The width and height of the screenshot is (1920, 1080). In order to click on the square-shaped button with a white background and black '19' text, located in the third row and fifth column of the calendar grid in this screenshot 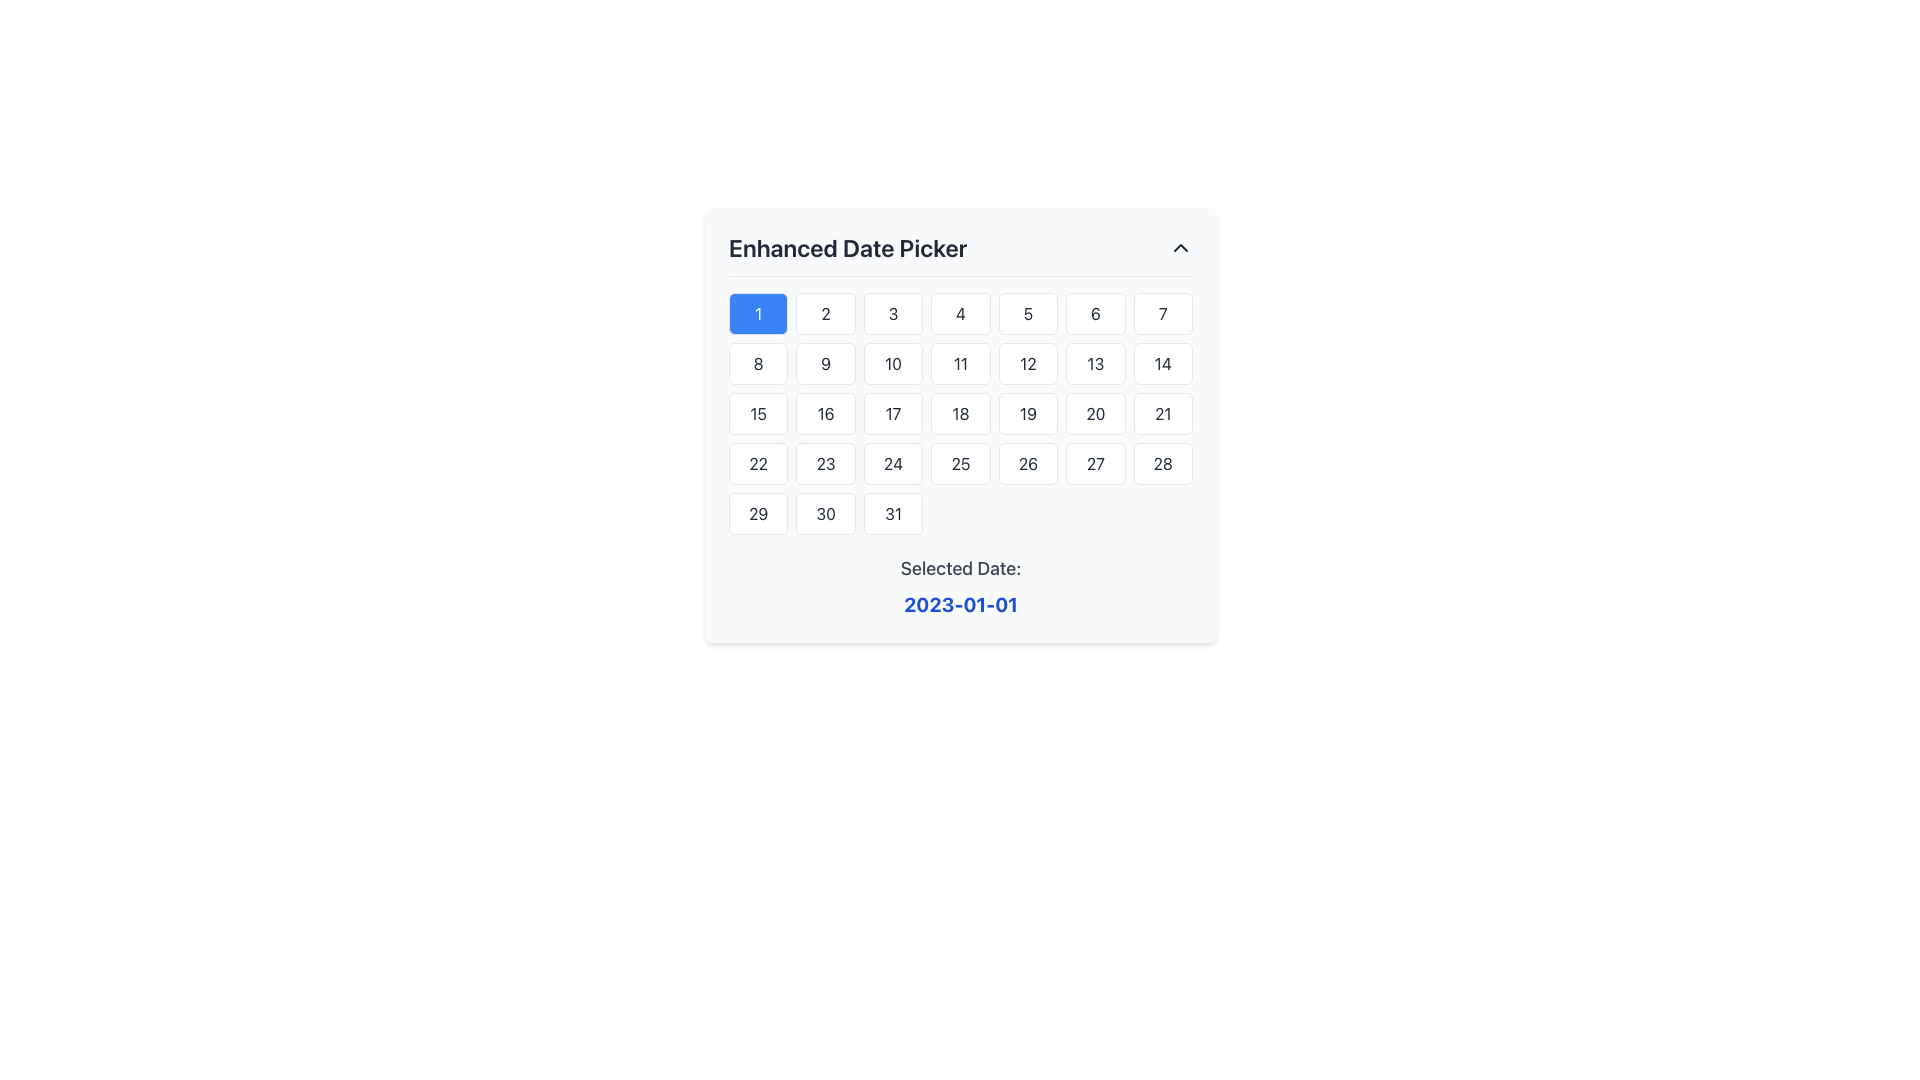, I will do `click(1028, 412)`.